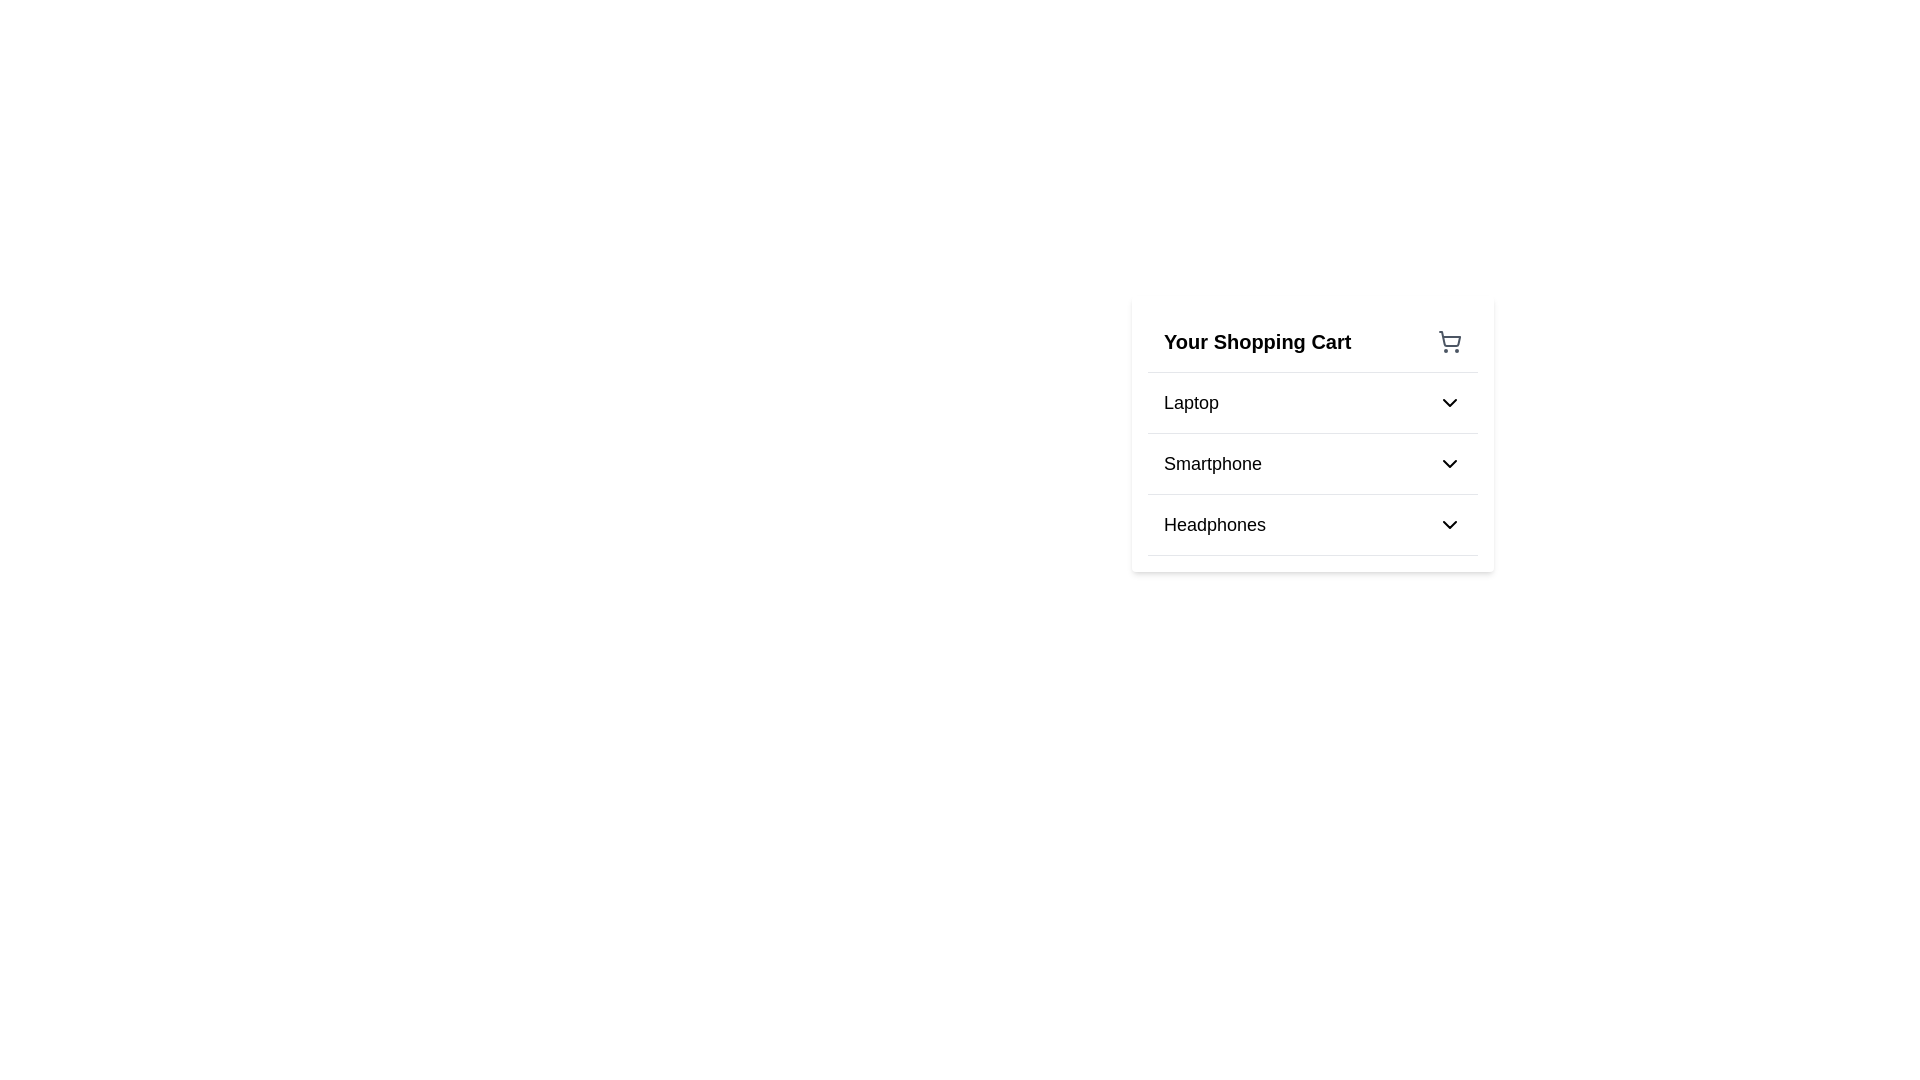 The image size is (1920, 1080). Describe the element at coordinates (1449, 402) in the screenshot. I see `the toggle icon (chevron-down) located at the far right of the 'Laptop' list item to observe potential hover effects` at that location.